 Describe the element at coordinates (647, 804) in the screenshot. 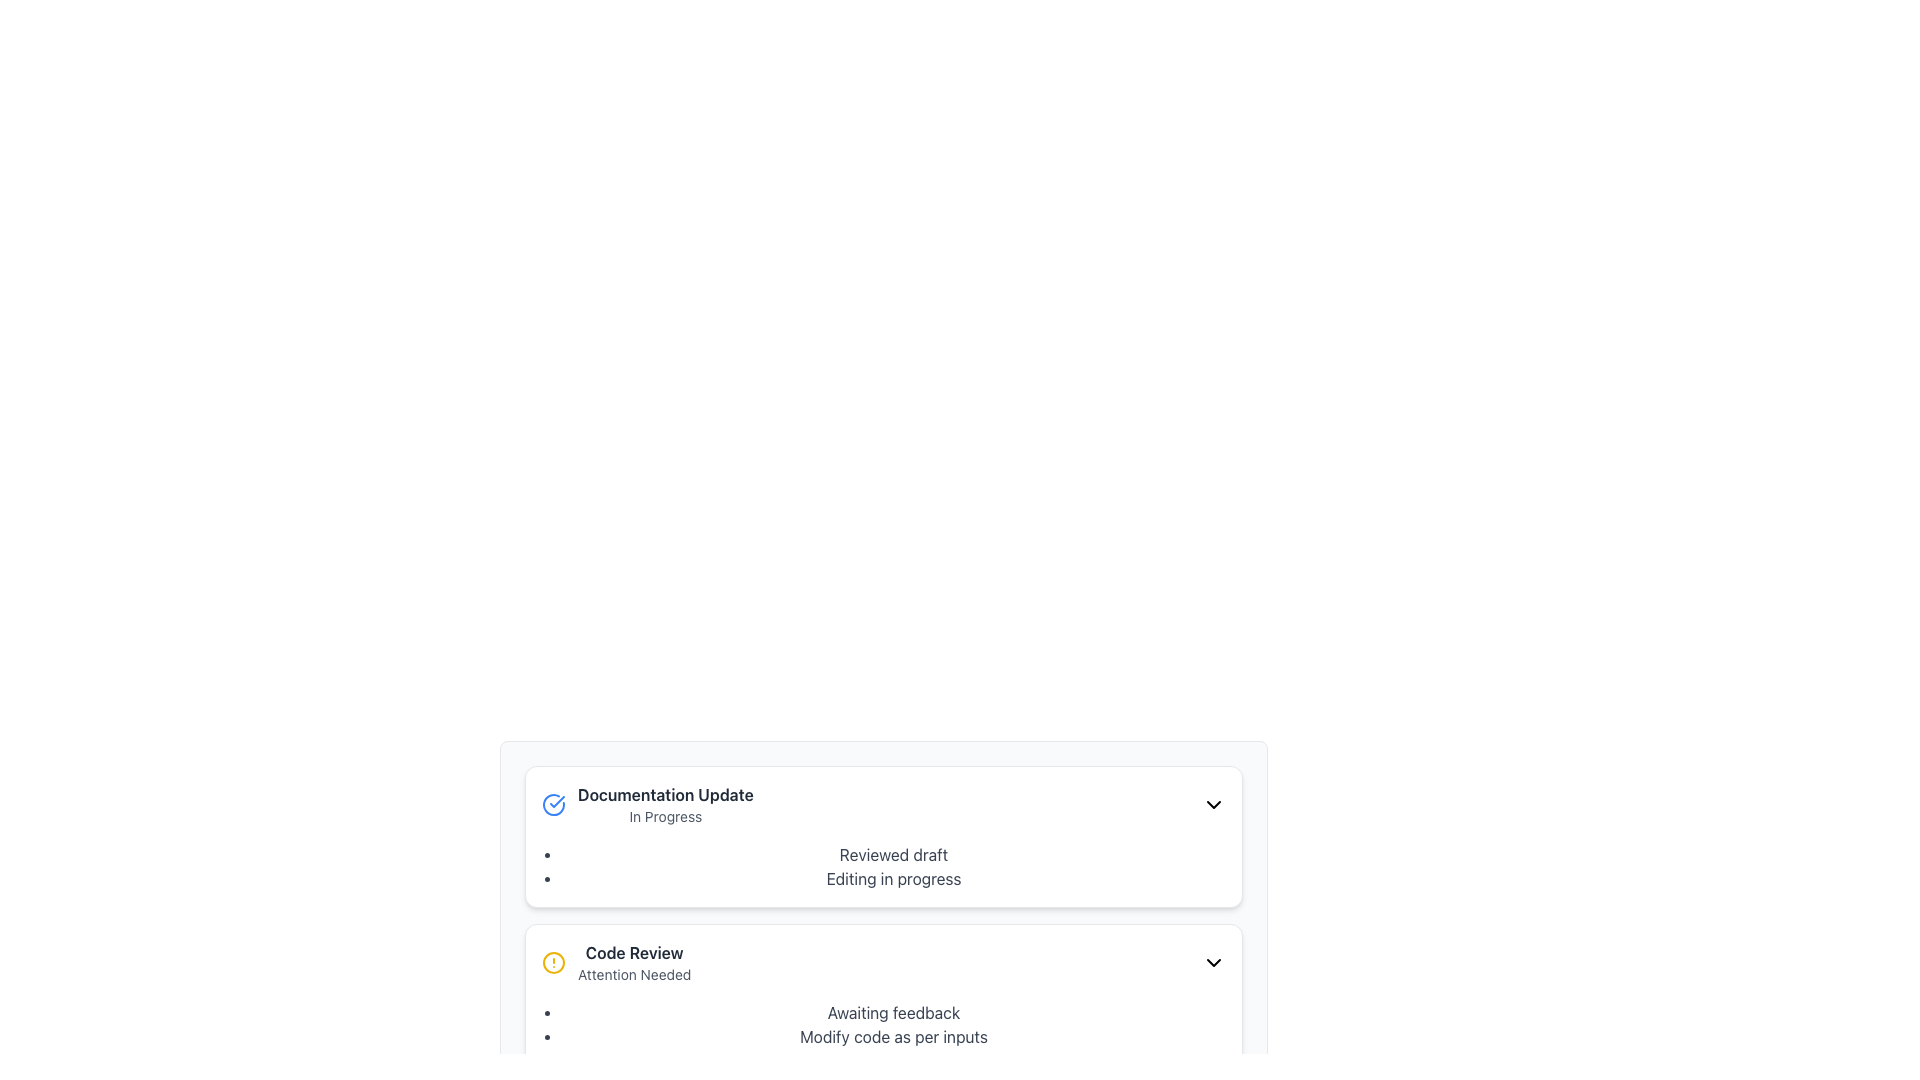

I see `text content of the List item with the status indicator that includes 'Documentation Update' and 'In Progress'` at that location.